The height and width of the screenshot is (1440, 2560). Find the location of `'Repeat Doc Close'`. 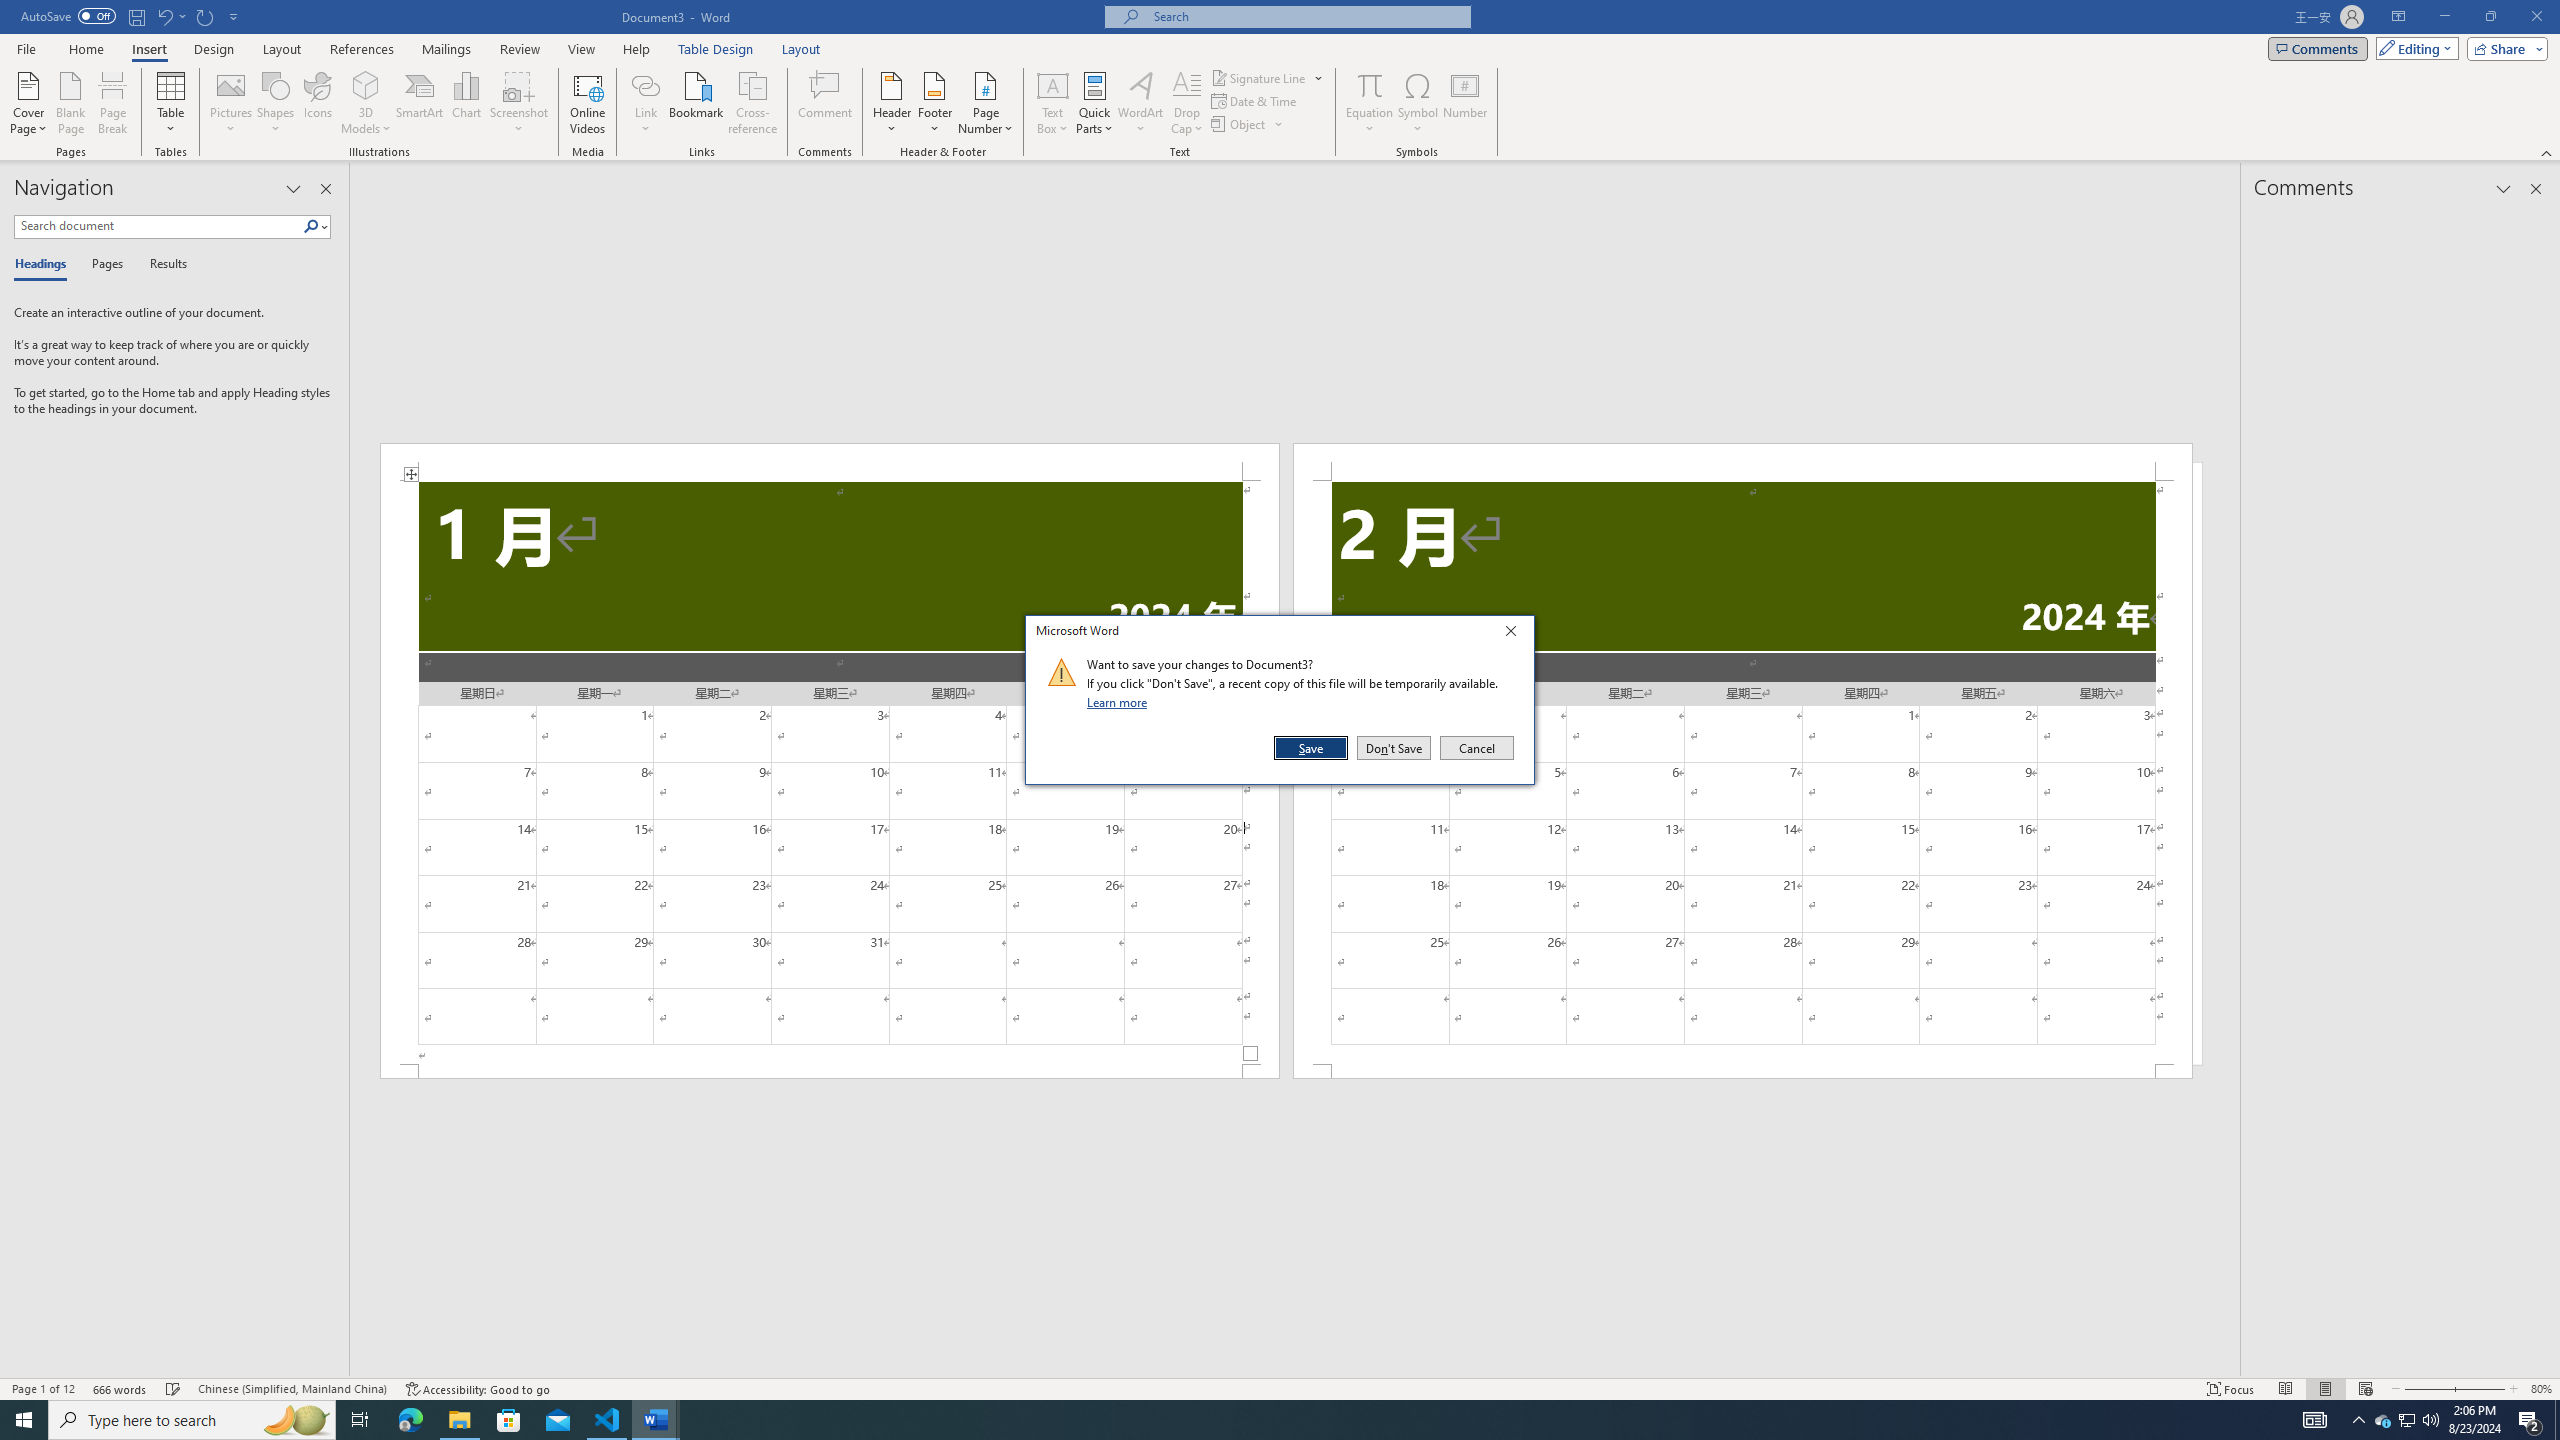

'Repeat Doc Close' is located at coordinates (205, 15).